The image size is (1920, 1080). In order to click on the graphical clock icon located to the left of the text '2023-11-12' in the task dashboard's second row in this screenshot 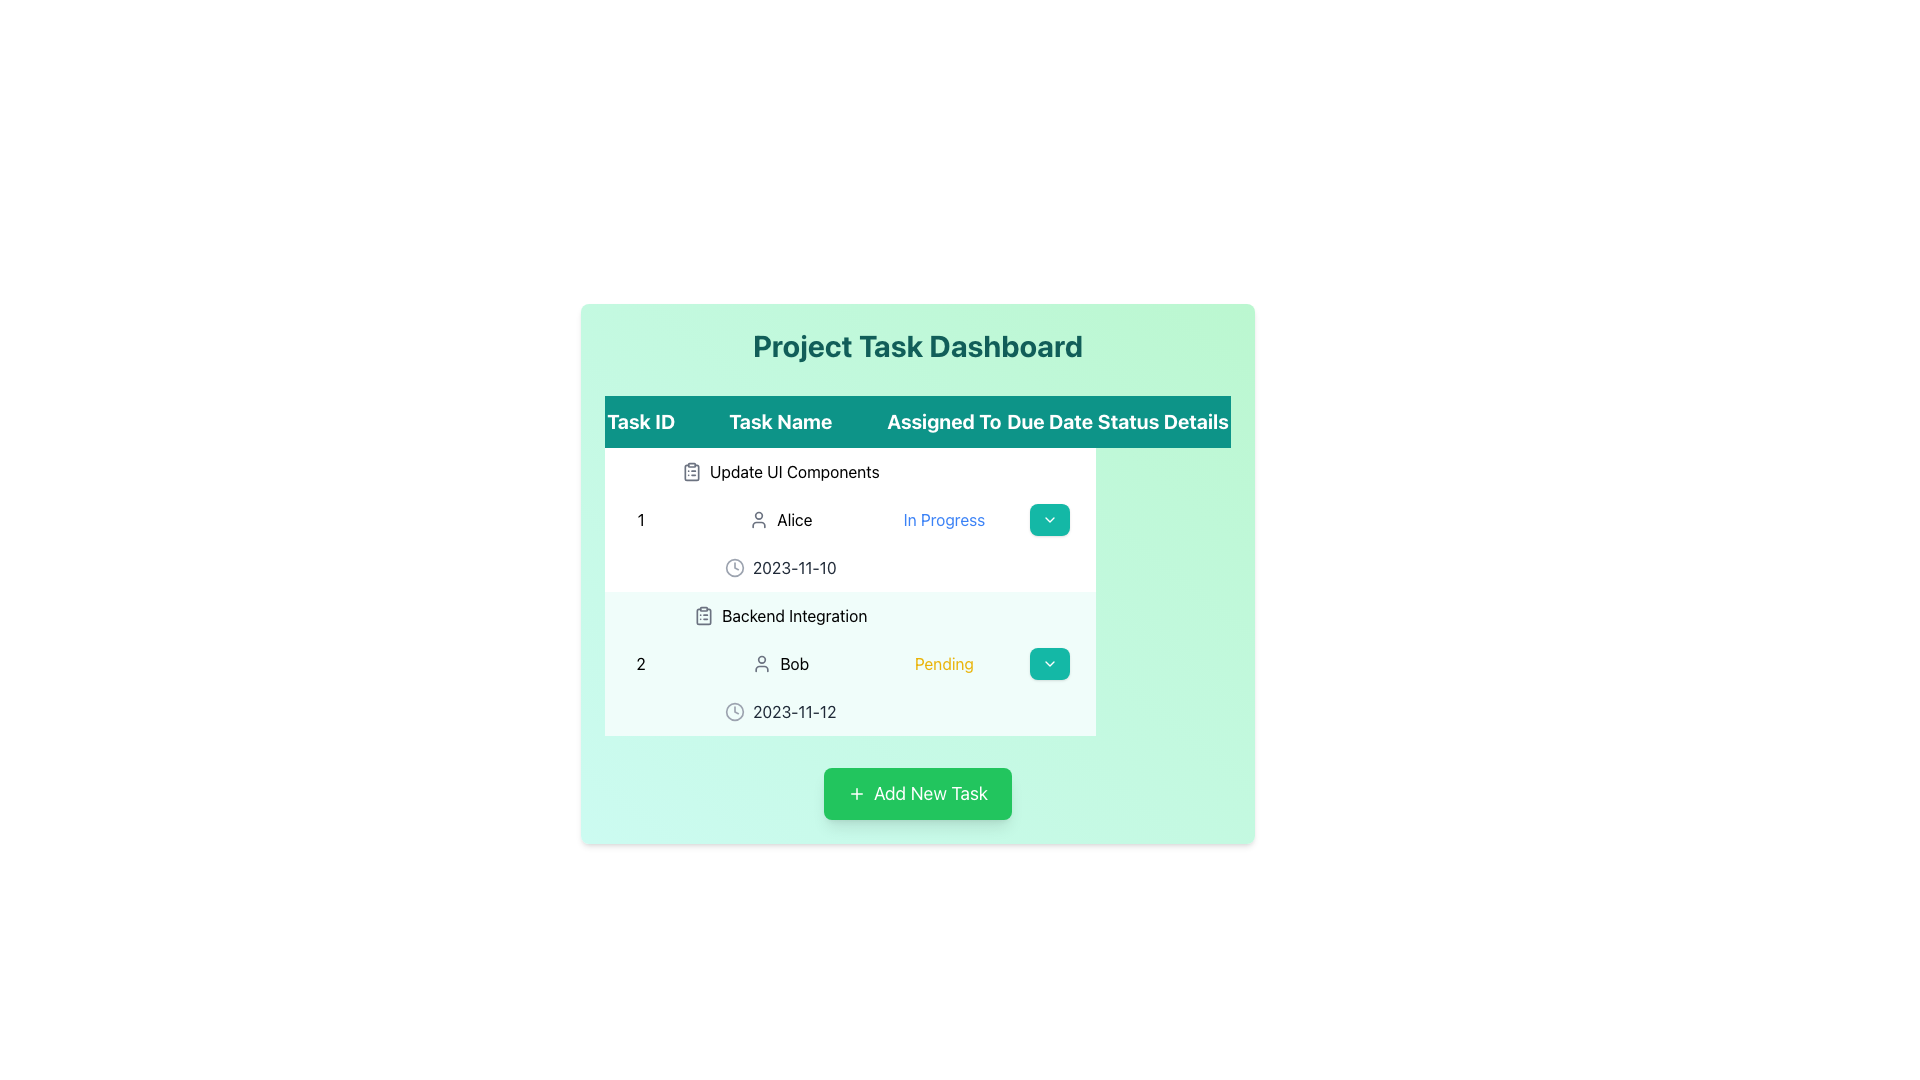, I will do `click(734, 711)`.